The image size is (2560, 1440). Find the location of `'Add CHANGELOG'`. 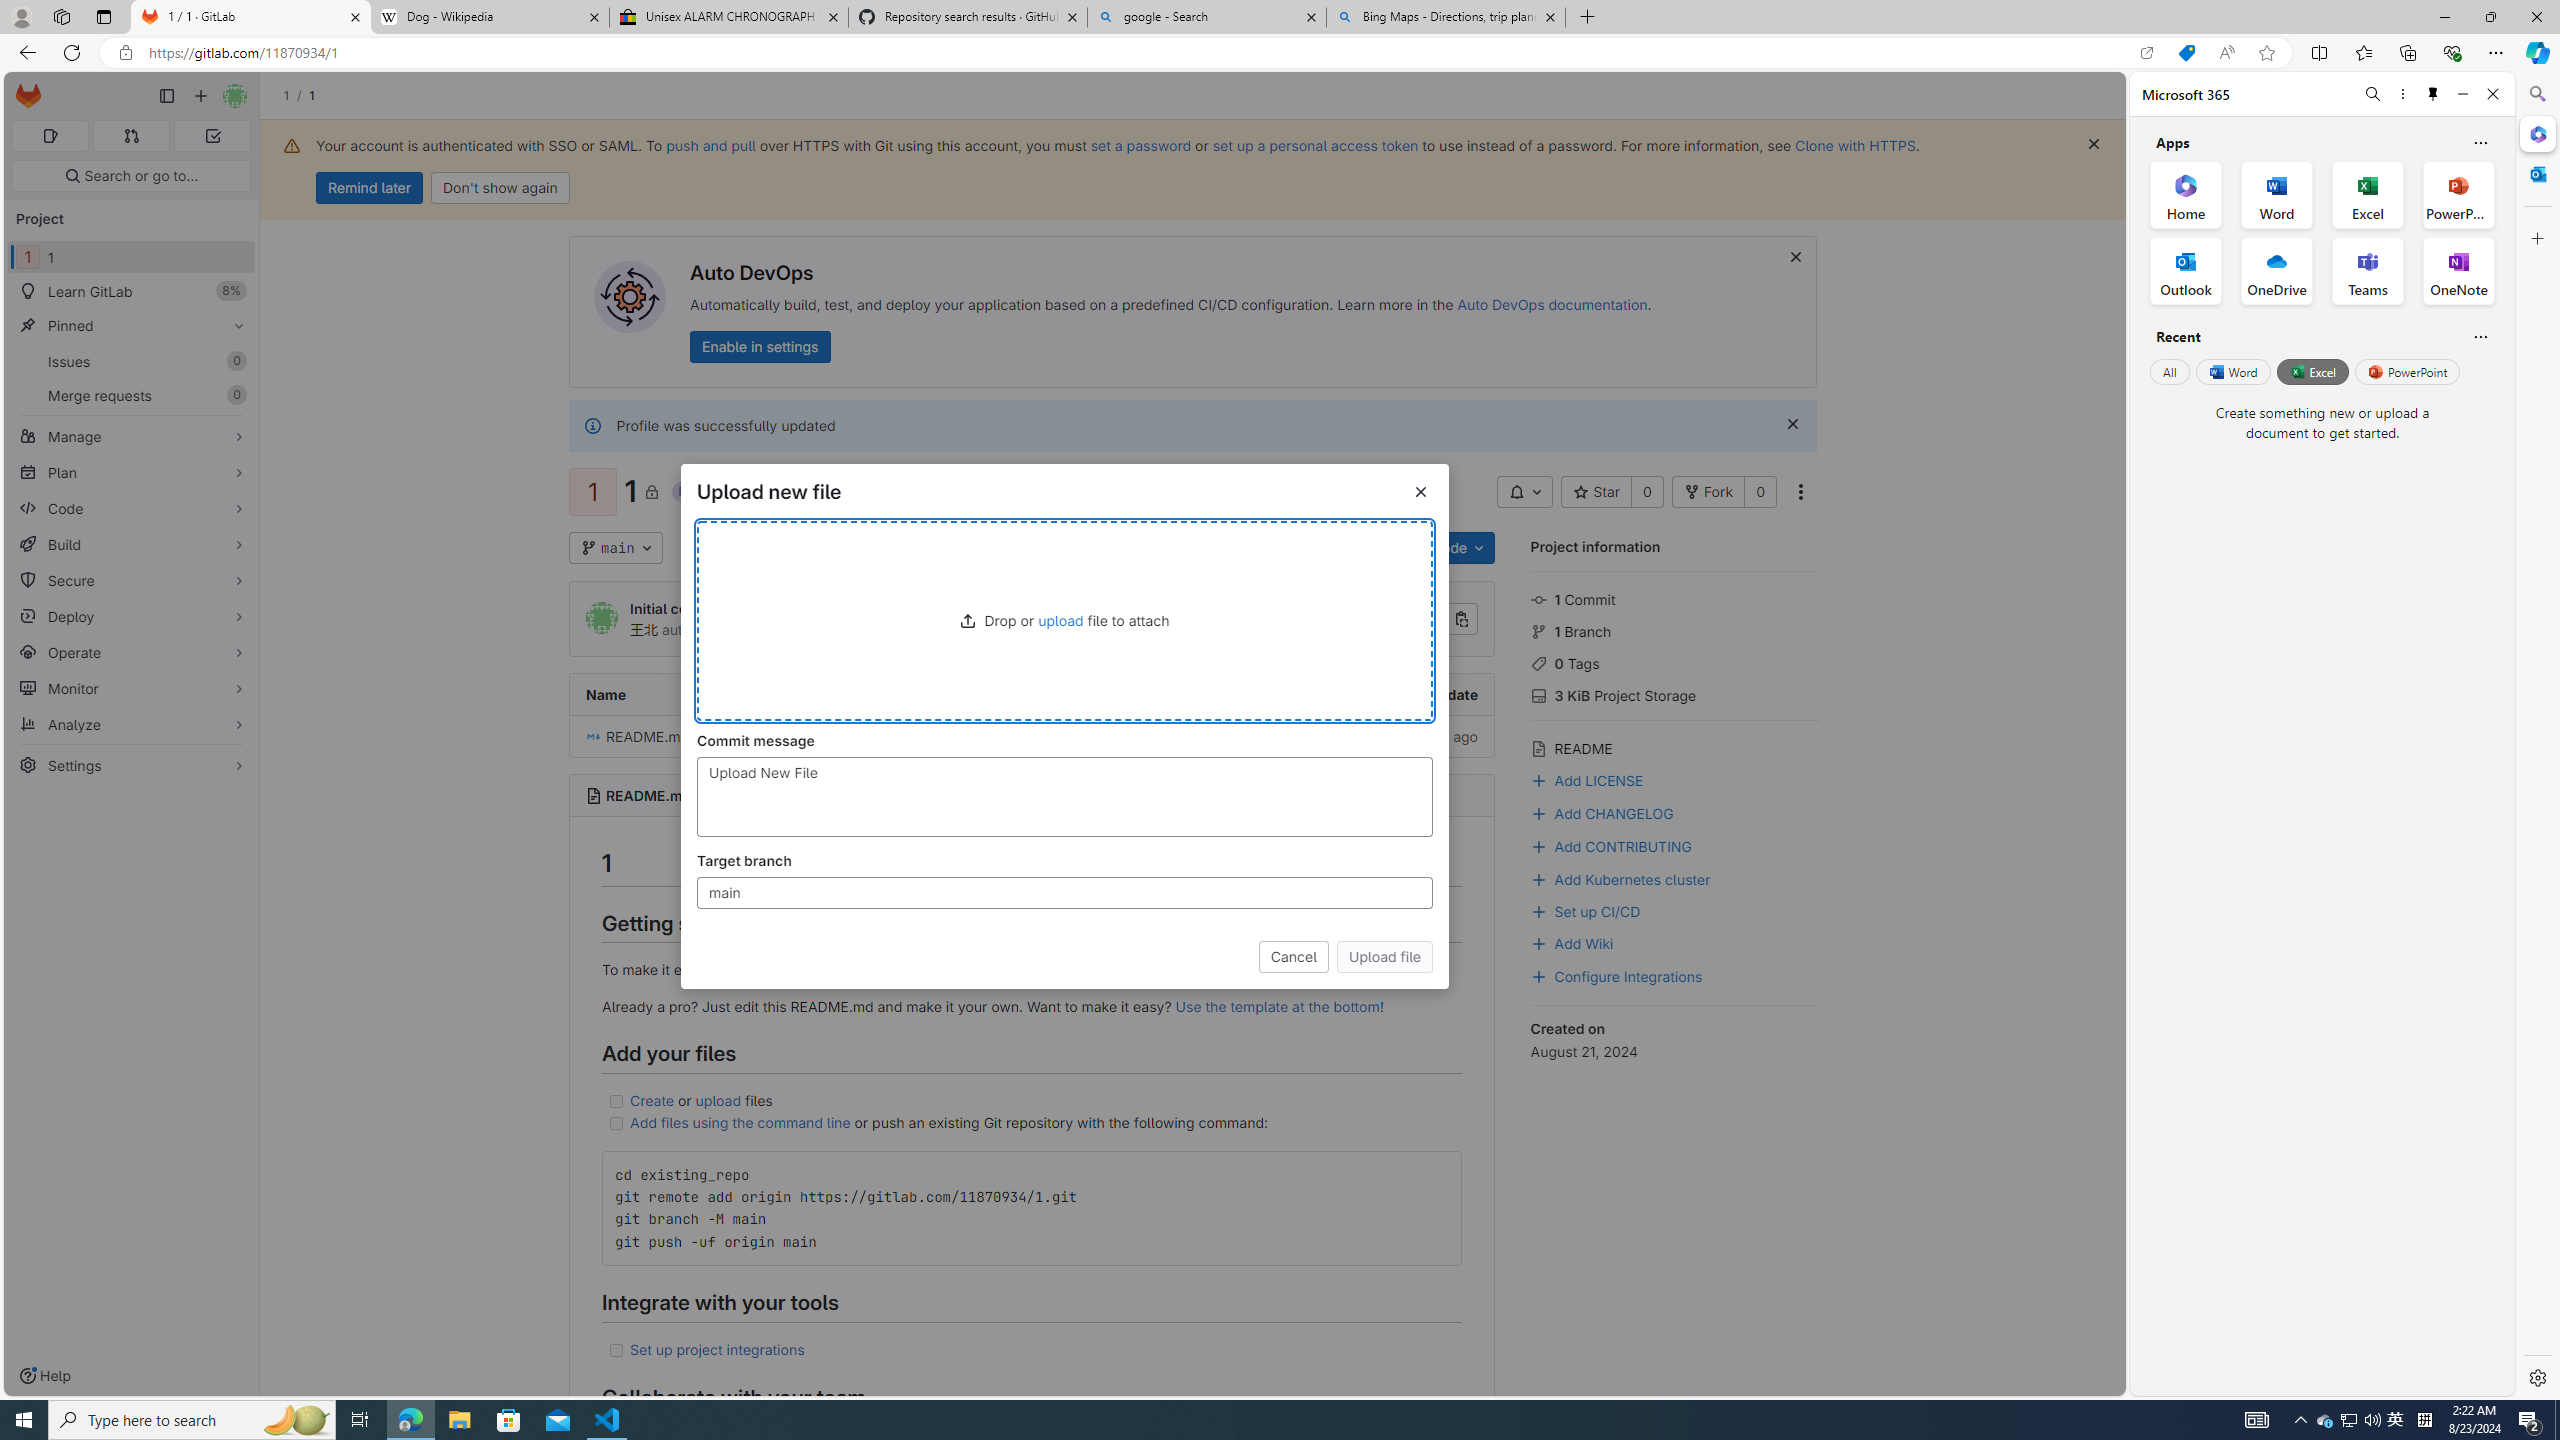

'Add CHANGELOG' is located at coordinates (1602, 811).